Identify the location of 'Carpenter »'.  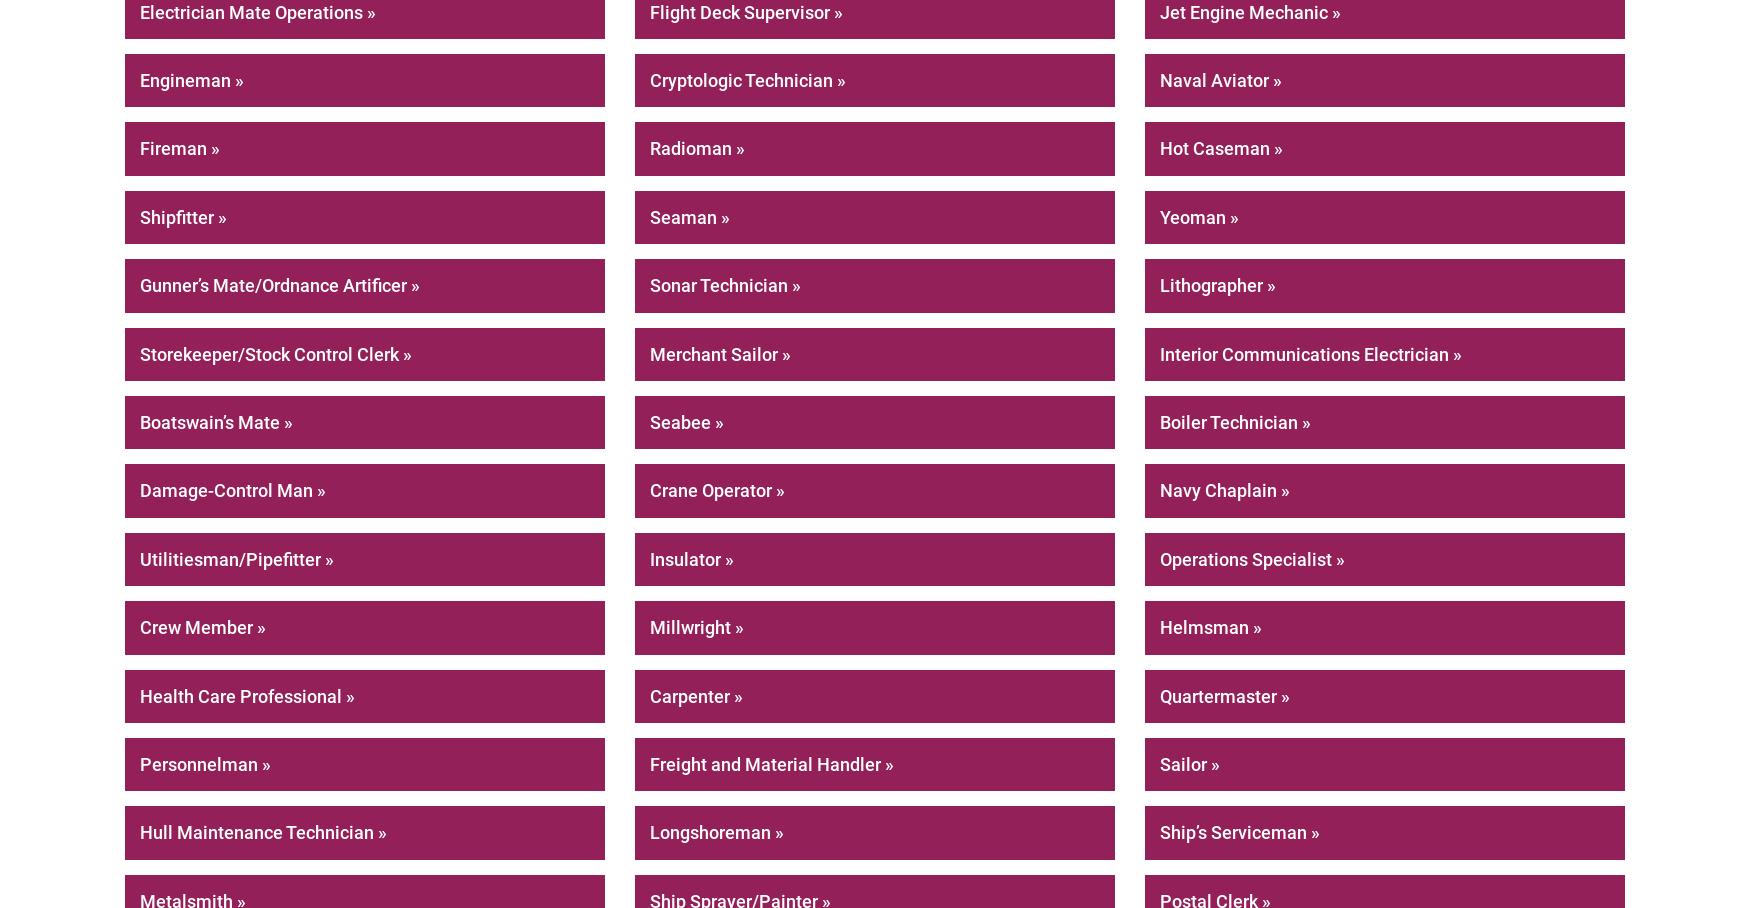
(696, 694).